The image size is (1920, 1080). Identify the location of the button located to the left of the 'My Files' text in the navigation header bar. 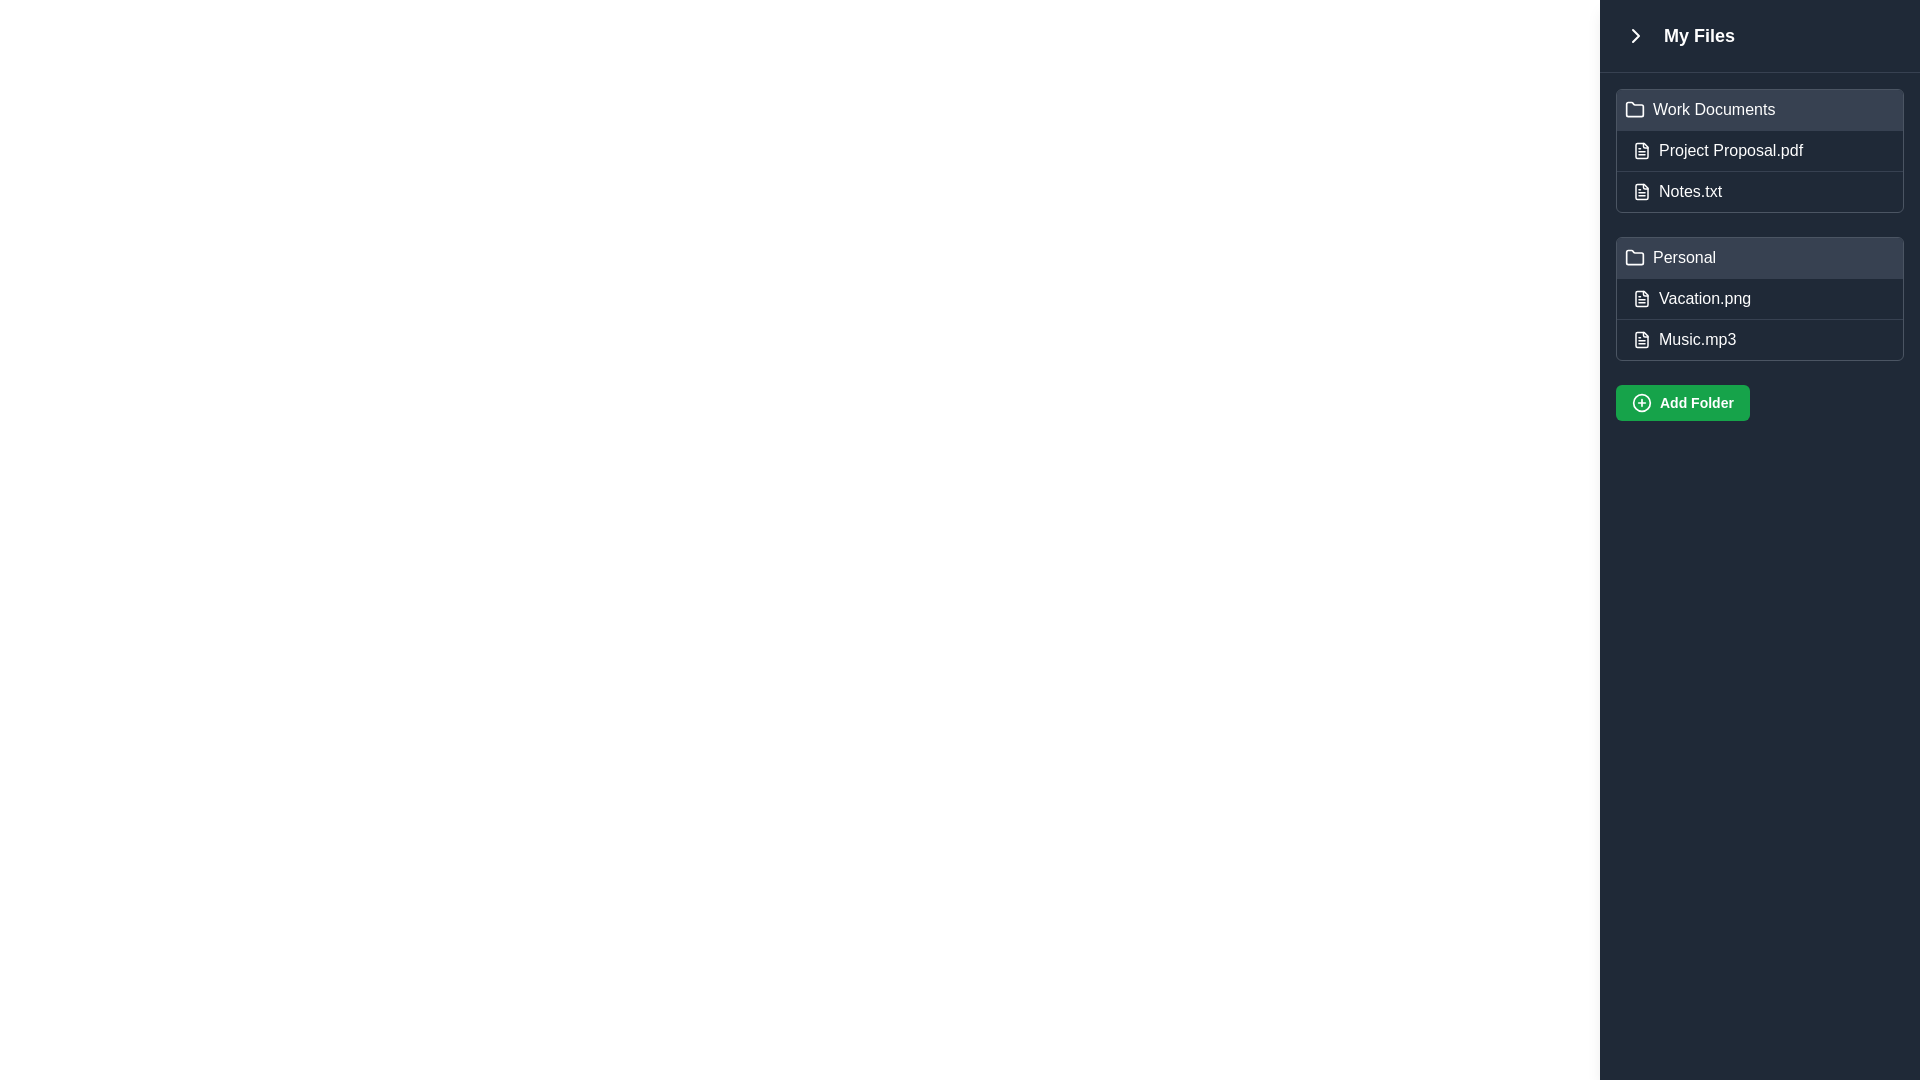
(1636, 35).